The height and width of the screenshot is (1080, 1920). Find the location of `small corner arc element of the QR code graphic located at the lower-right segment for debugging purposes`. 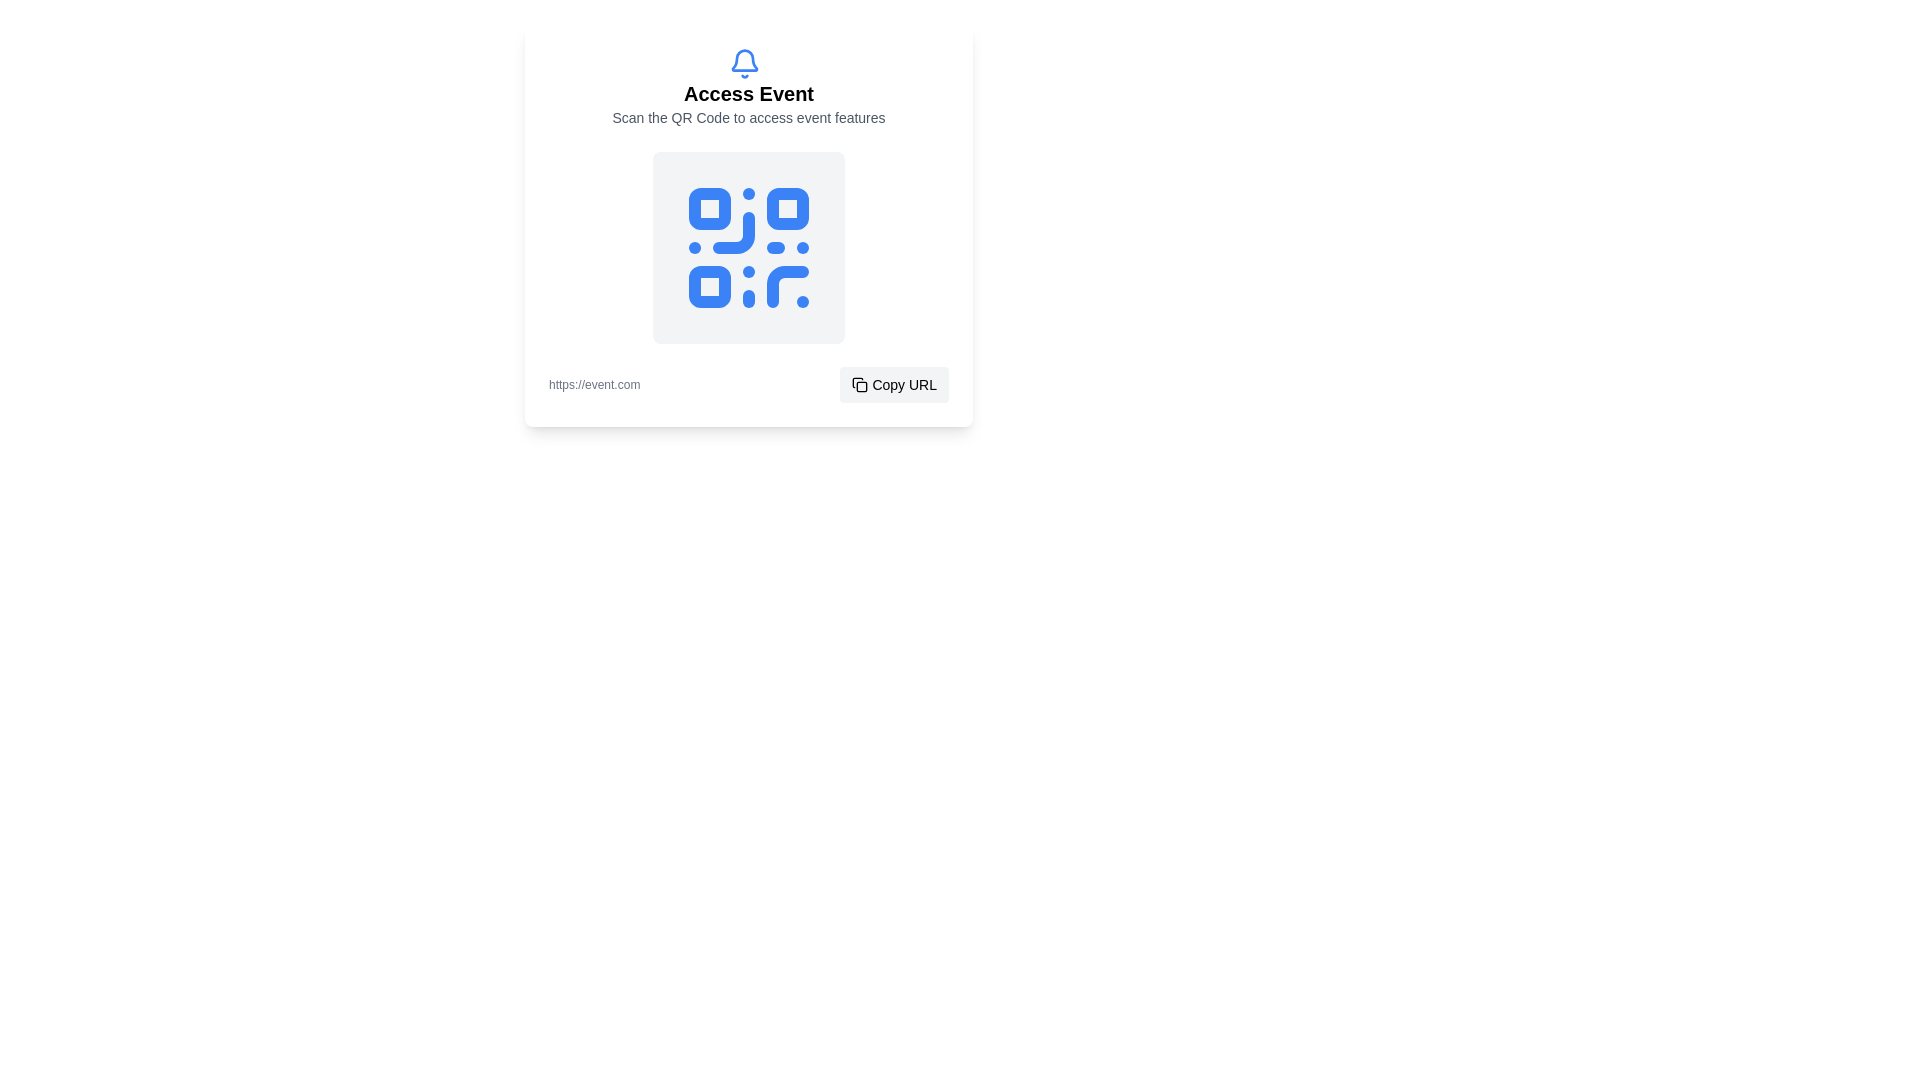

small corner arc element of the QR code graphic located at the lower-right segment for debugging purposes is located at coordinates (786, 286).